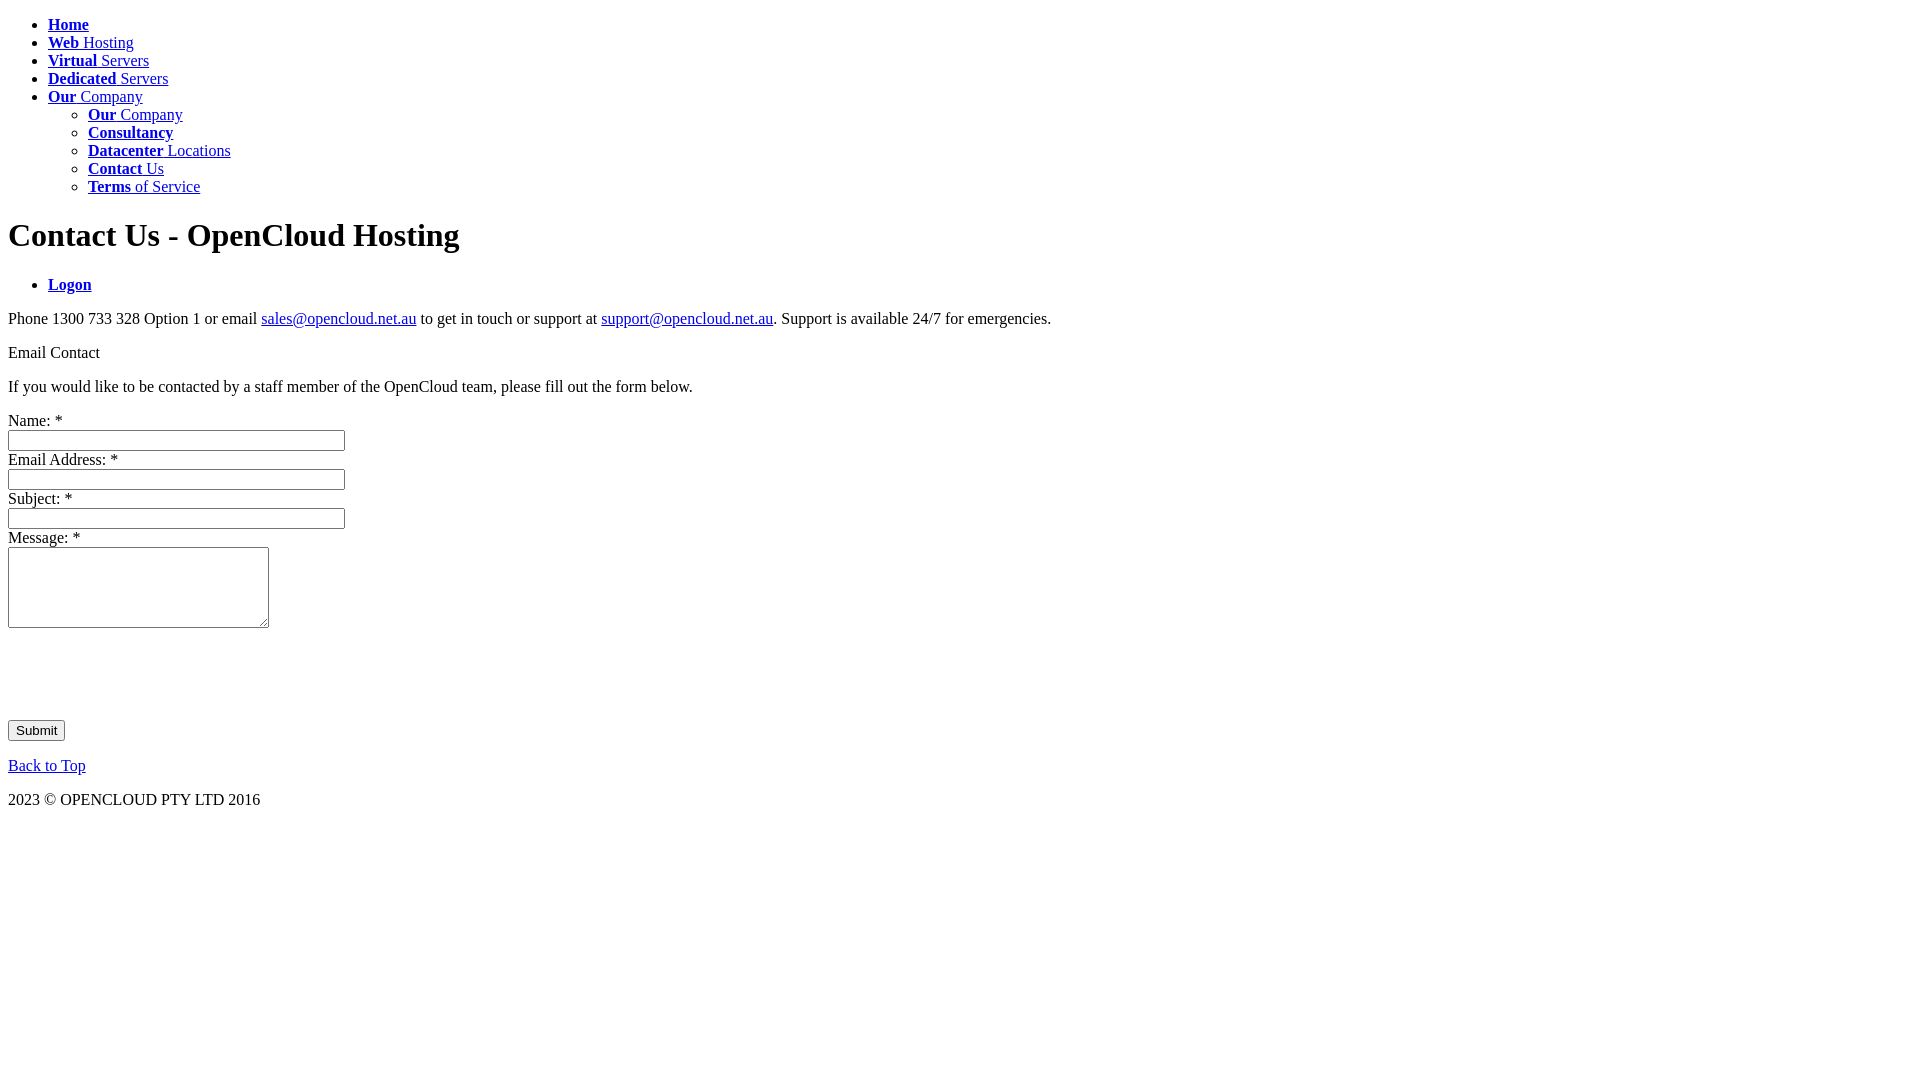 Image resolution: width=1920 pixels, height=1080 pixels. Describe the element at coordinates (338, 317) in the screenshot. I see `'sales@opencloud.net.au'` at that location.